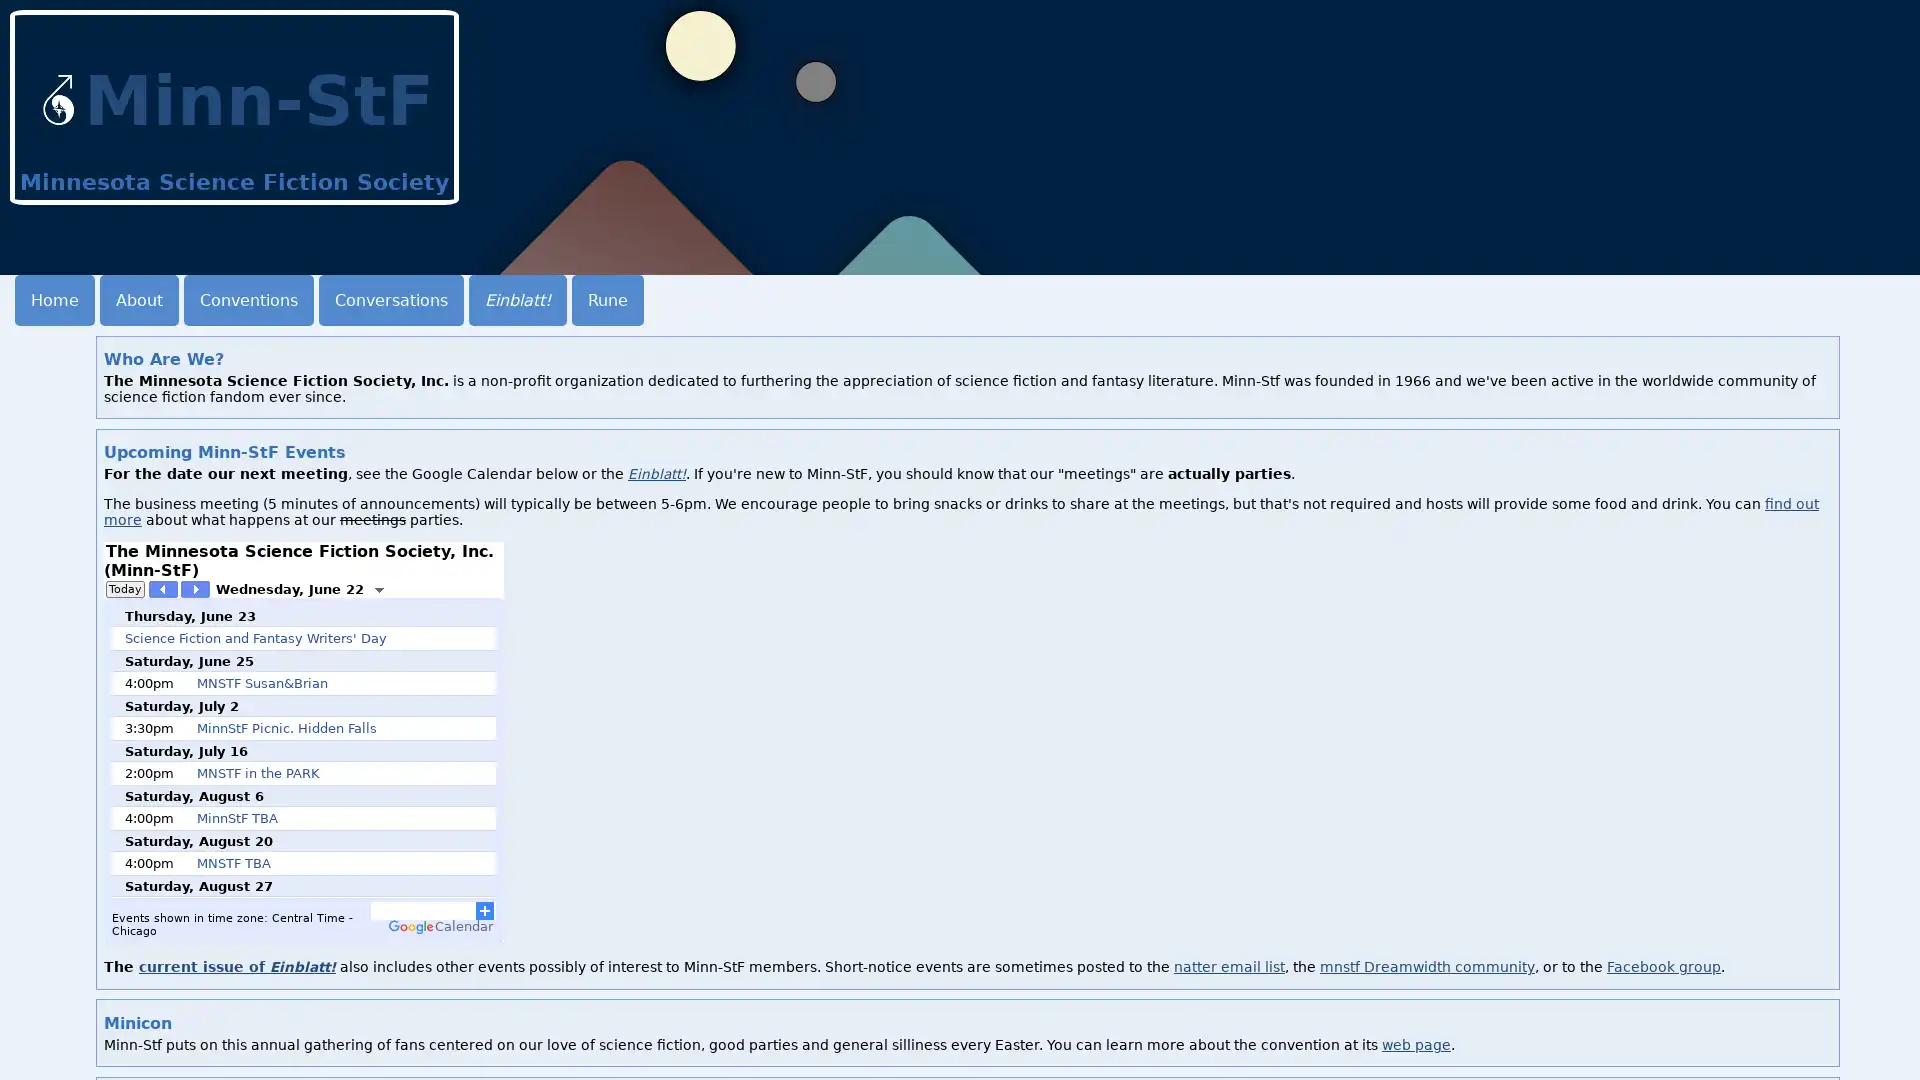 This screenshot has width=1920, height=1080. I want to click on Rune, so click(607, 300).